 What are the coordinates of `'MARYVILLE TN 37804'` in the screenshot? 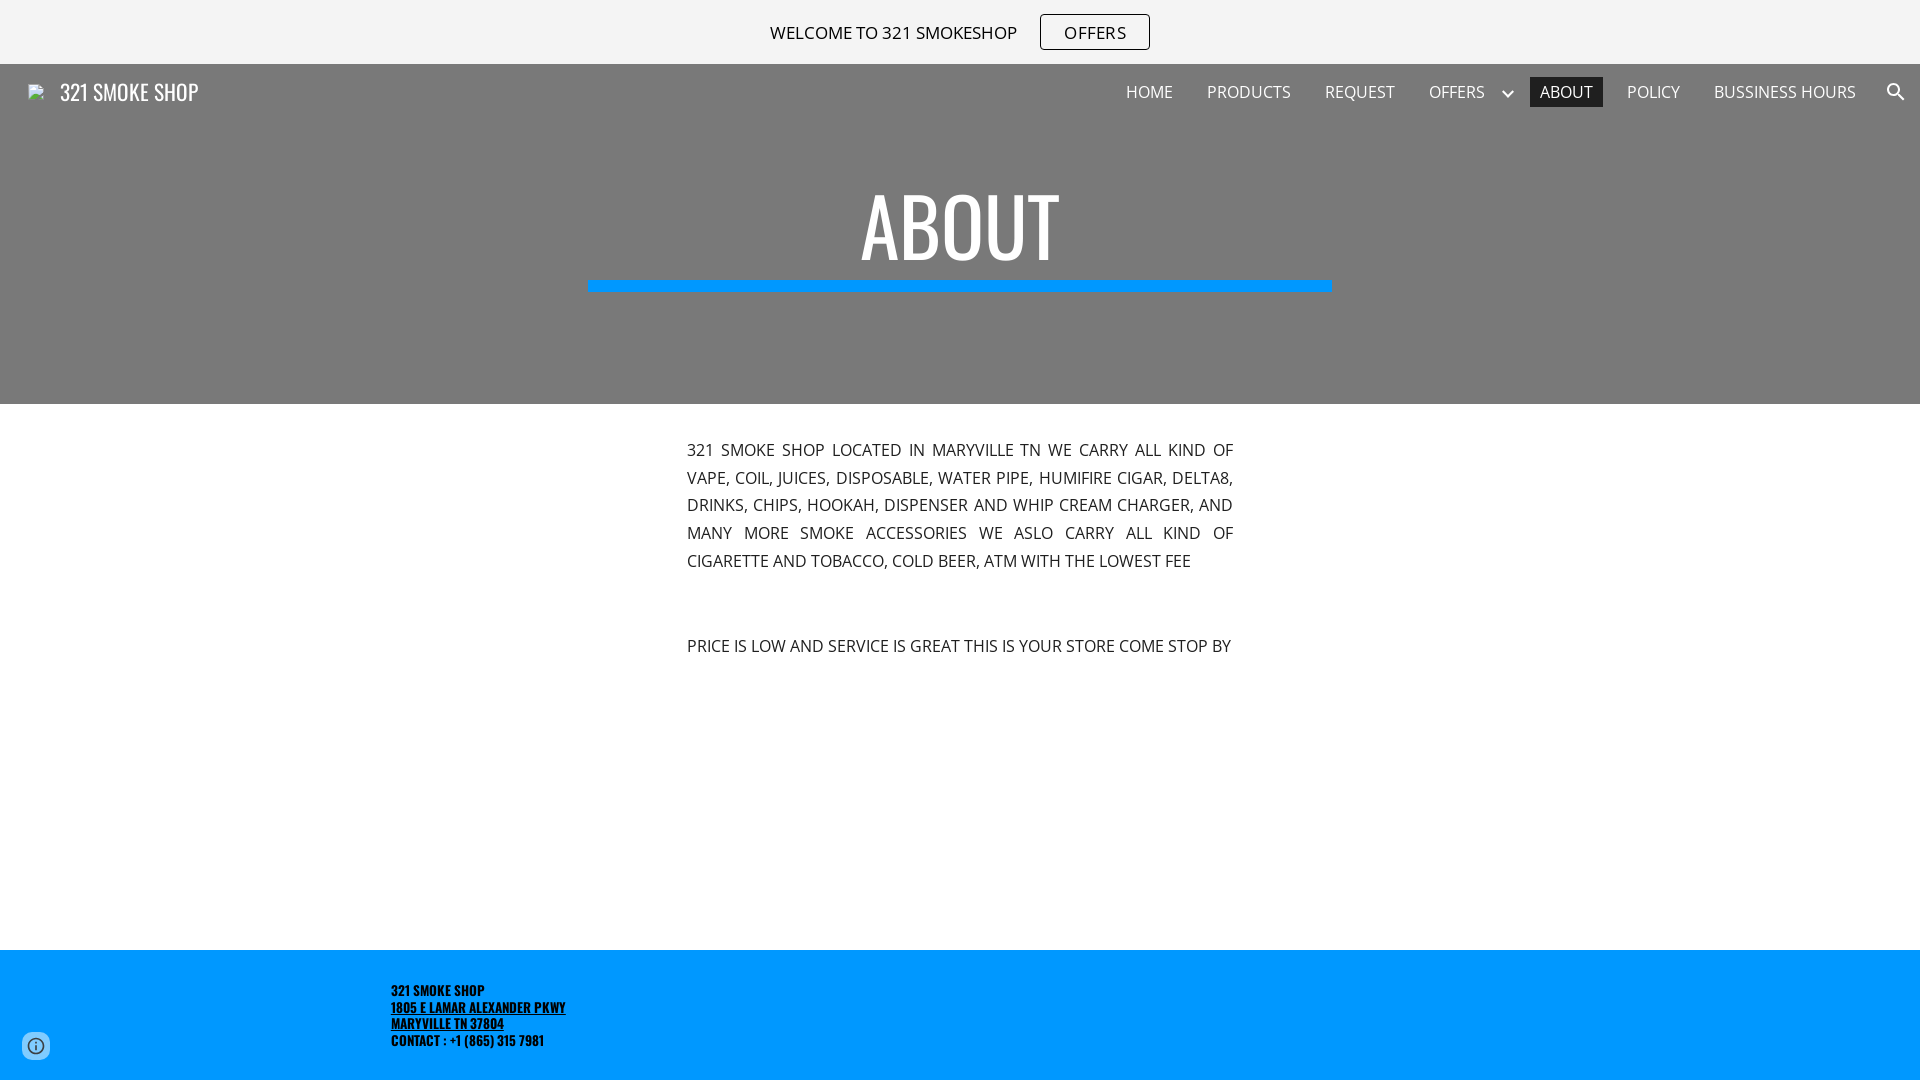 It's located at (446, 1023).